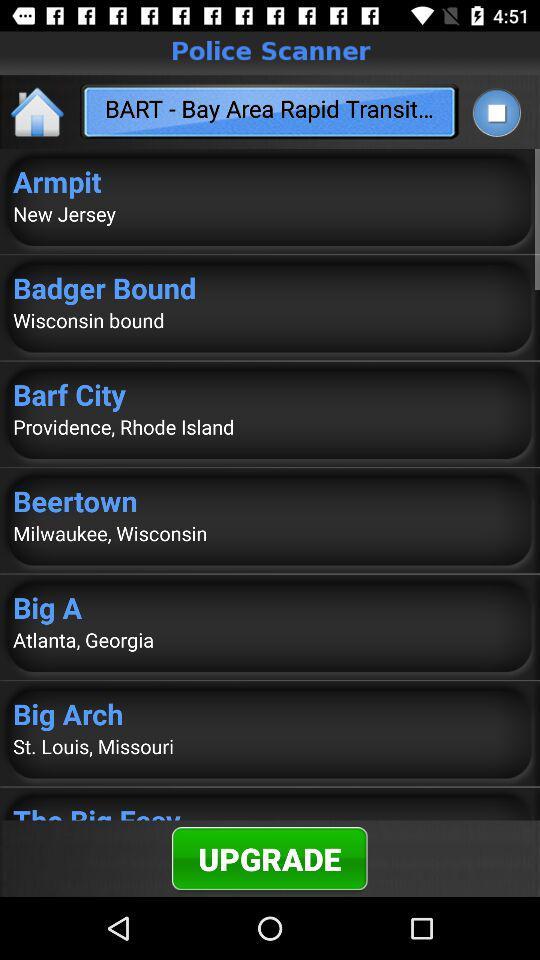 This screenshot has width=540, height=960. What do you see at coordinates (495, 112) in the screenshot?
I see `stop play` at bounding box center [495, 112].